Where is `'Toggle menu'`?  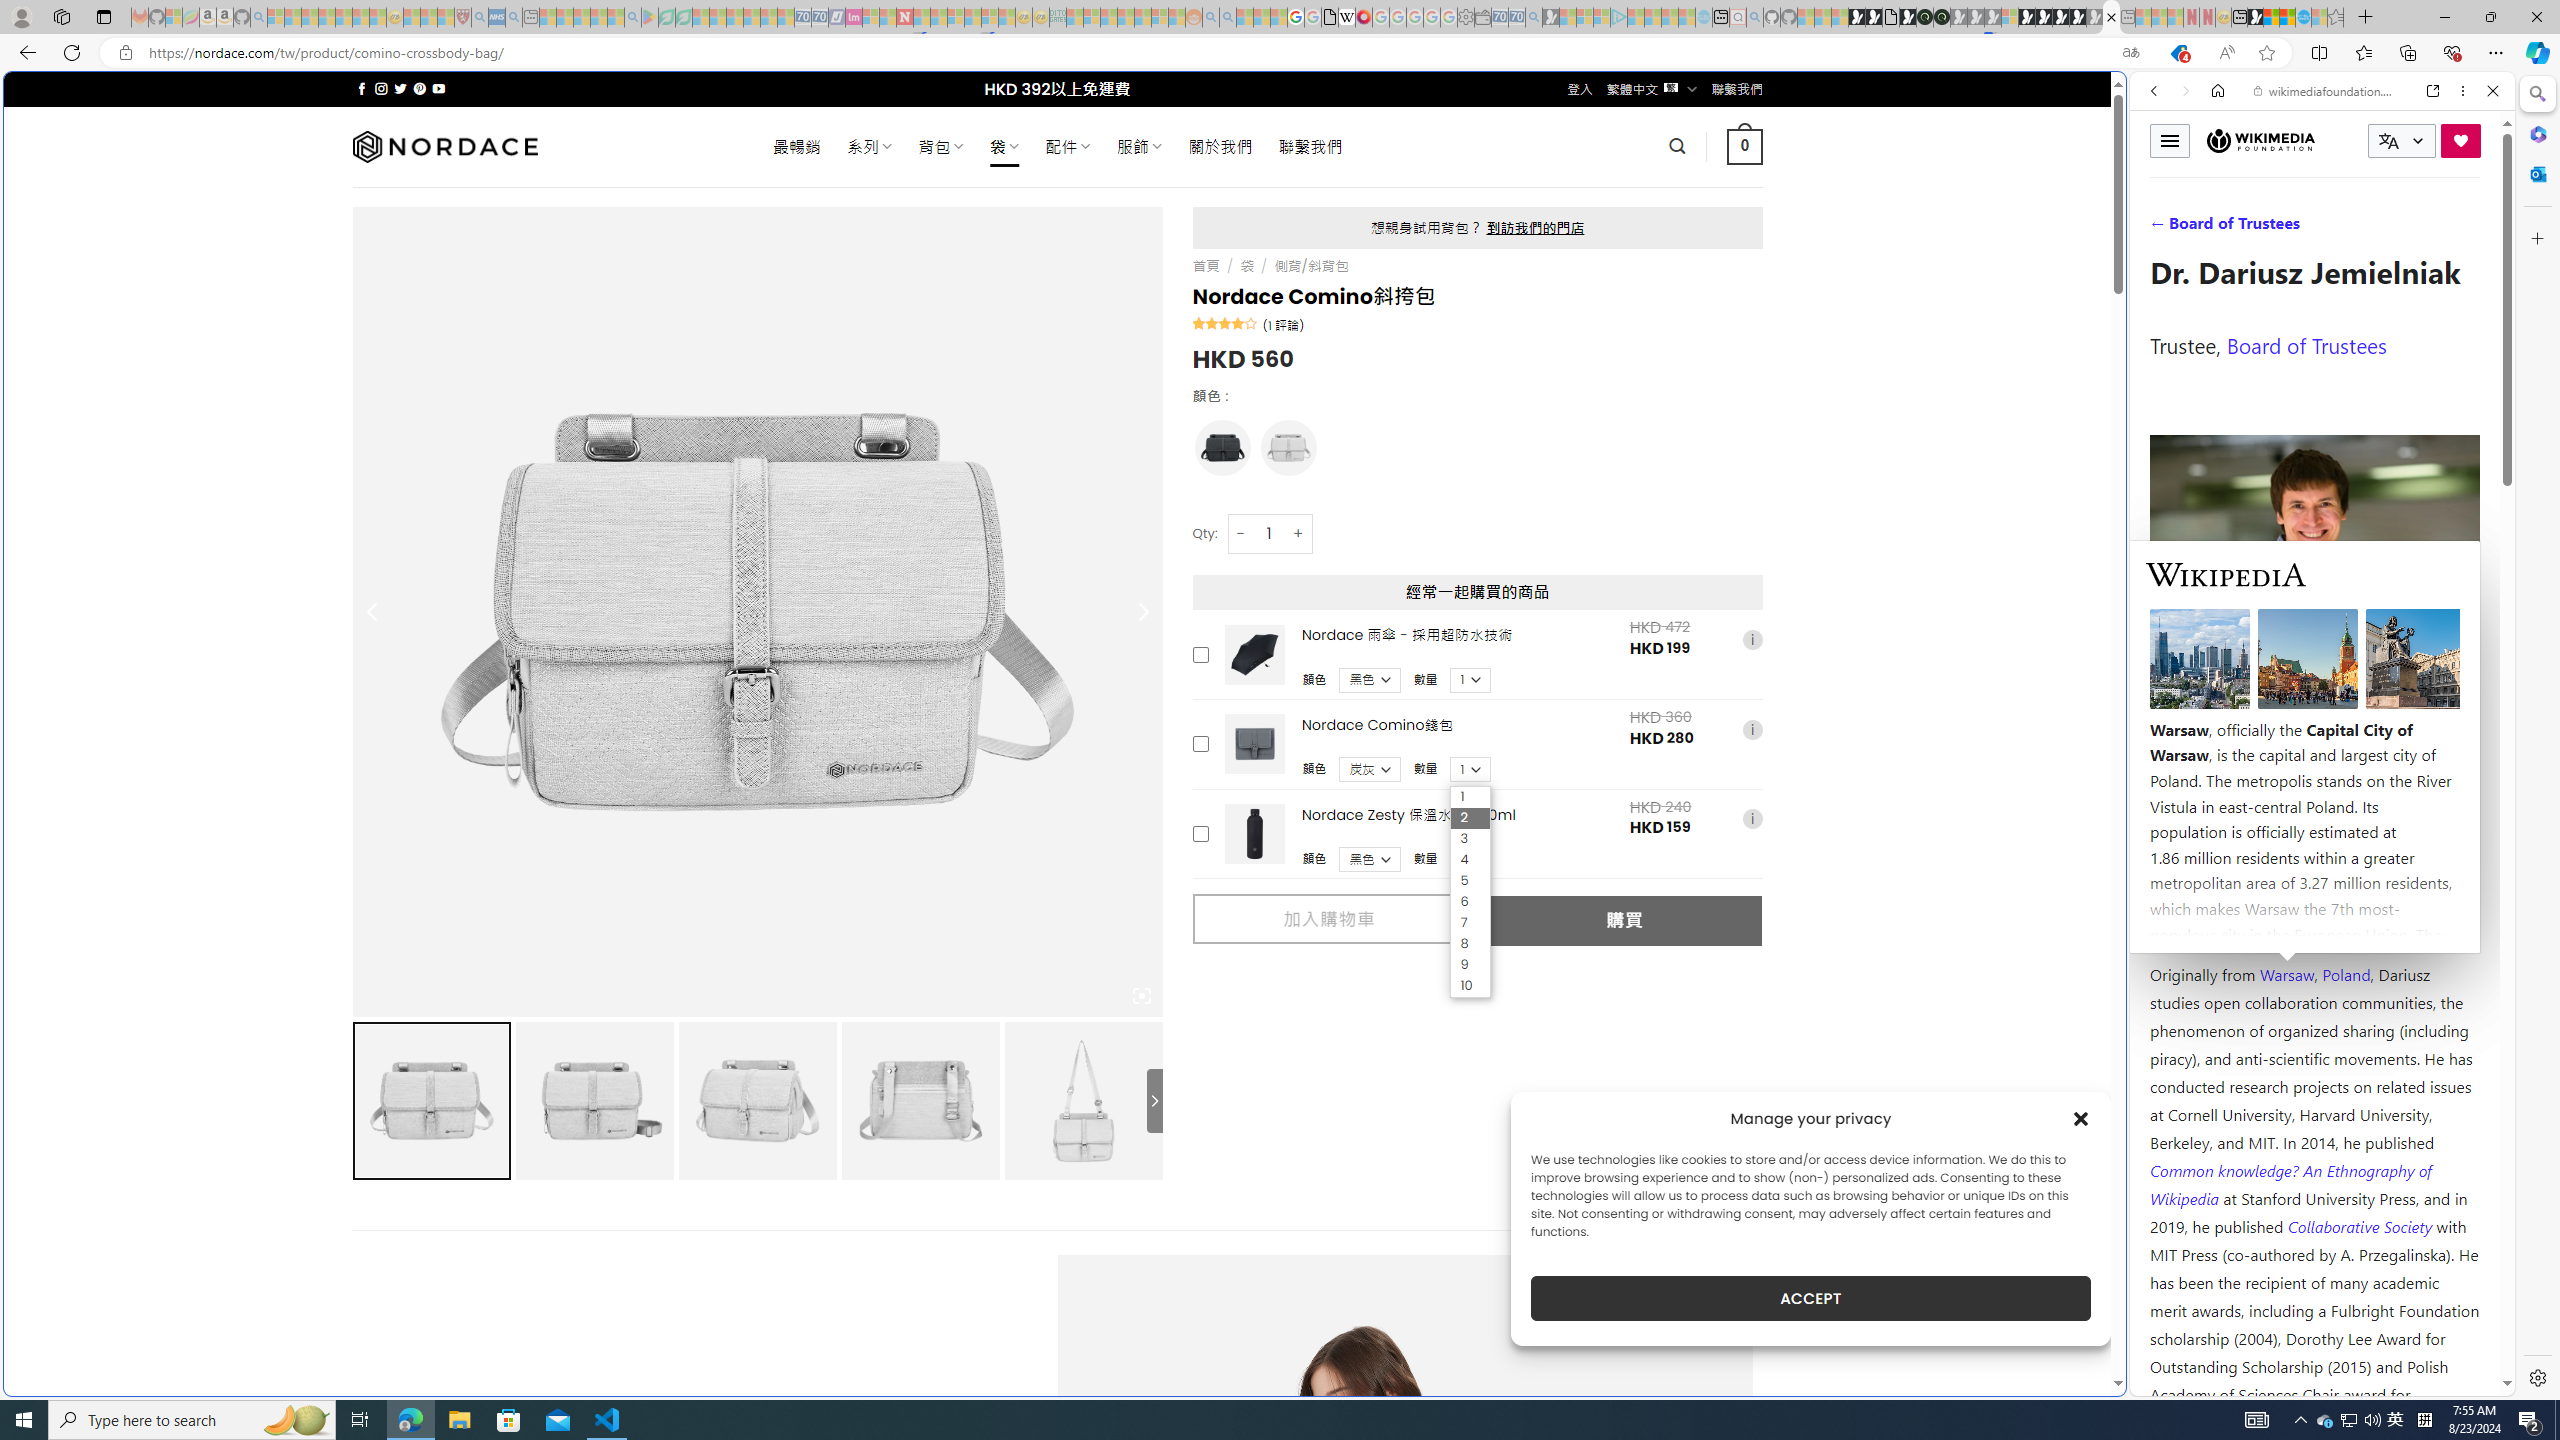 'Toggle menu' is located at coordinates (2168, 141).